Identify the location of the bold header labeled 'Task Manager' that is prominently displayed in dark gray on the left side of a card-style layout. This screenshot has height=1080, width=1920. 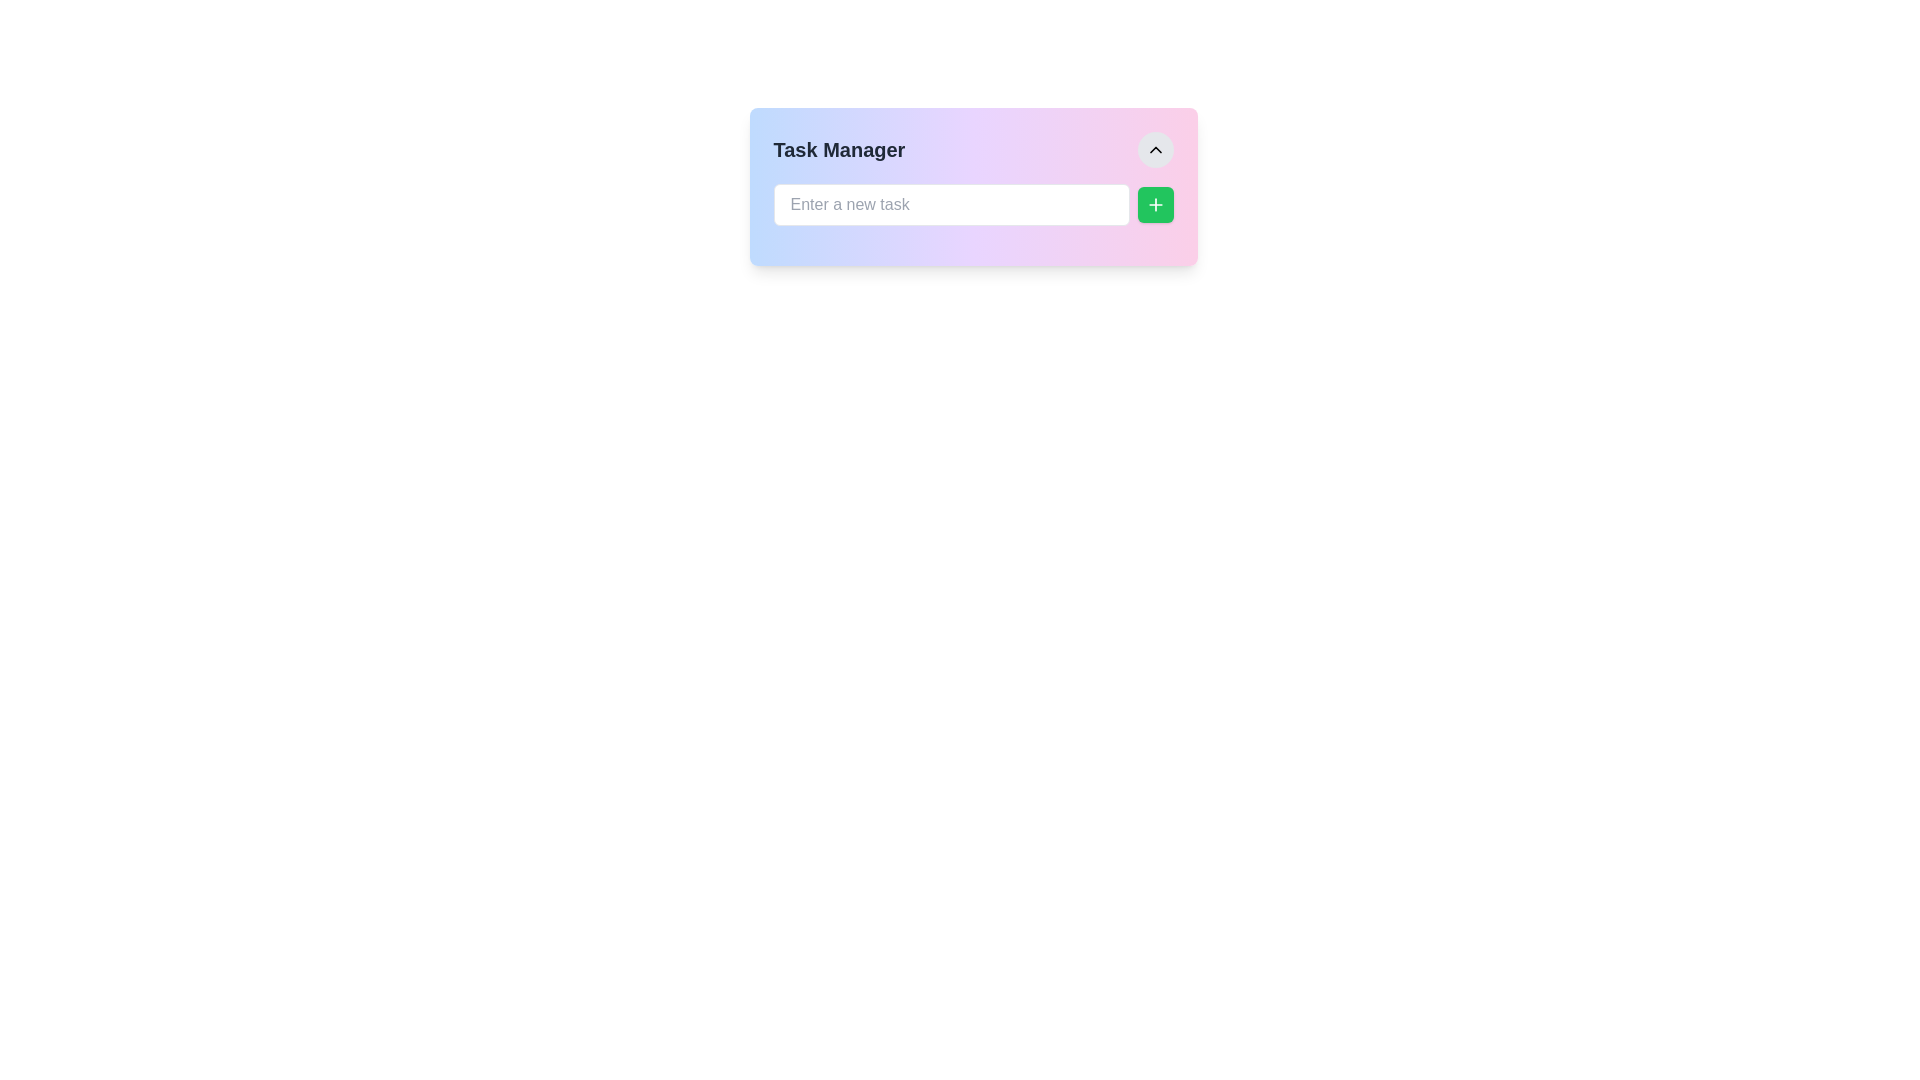
(839, 149).